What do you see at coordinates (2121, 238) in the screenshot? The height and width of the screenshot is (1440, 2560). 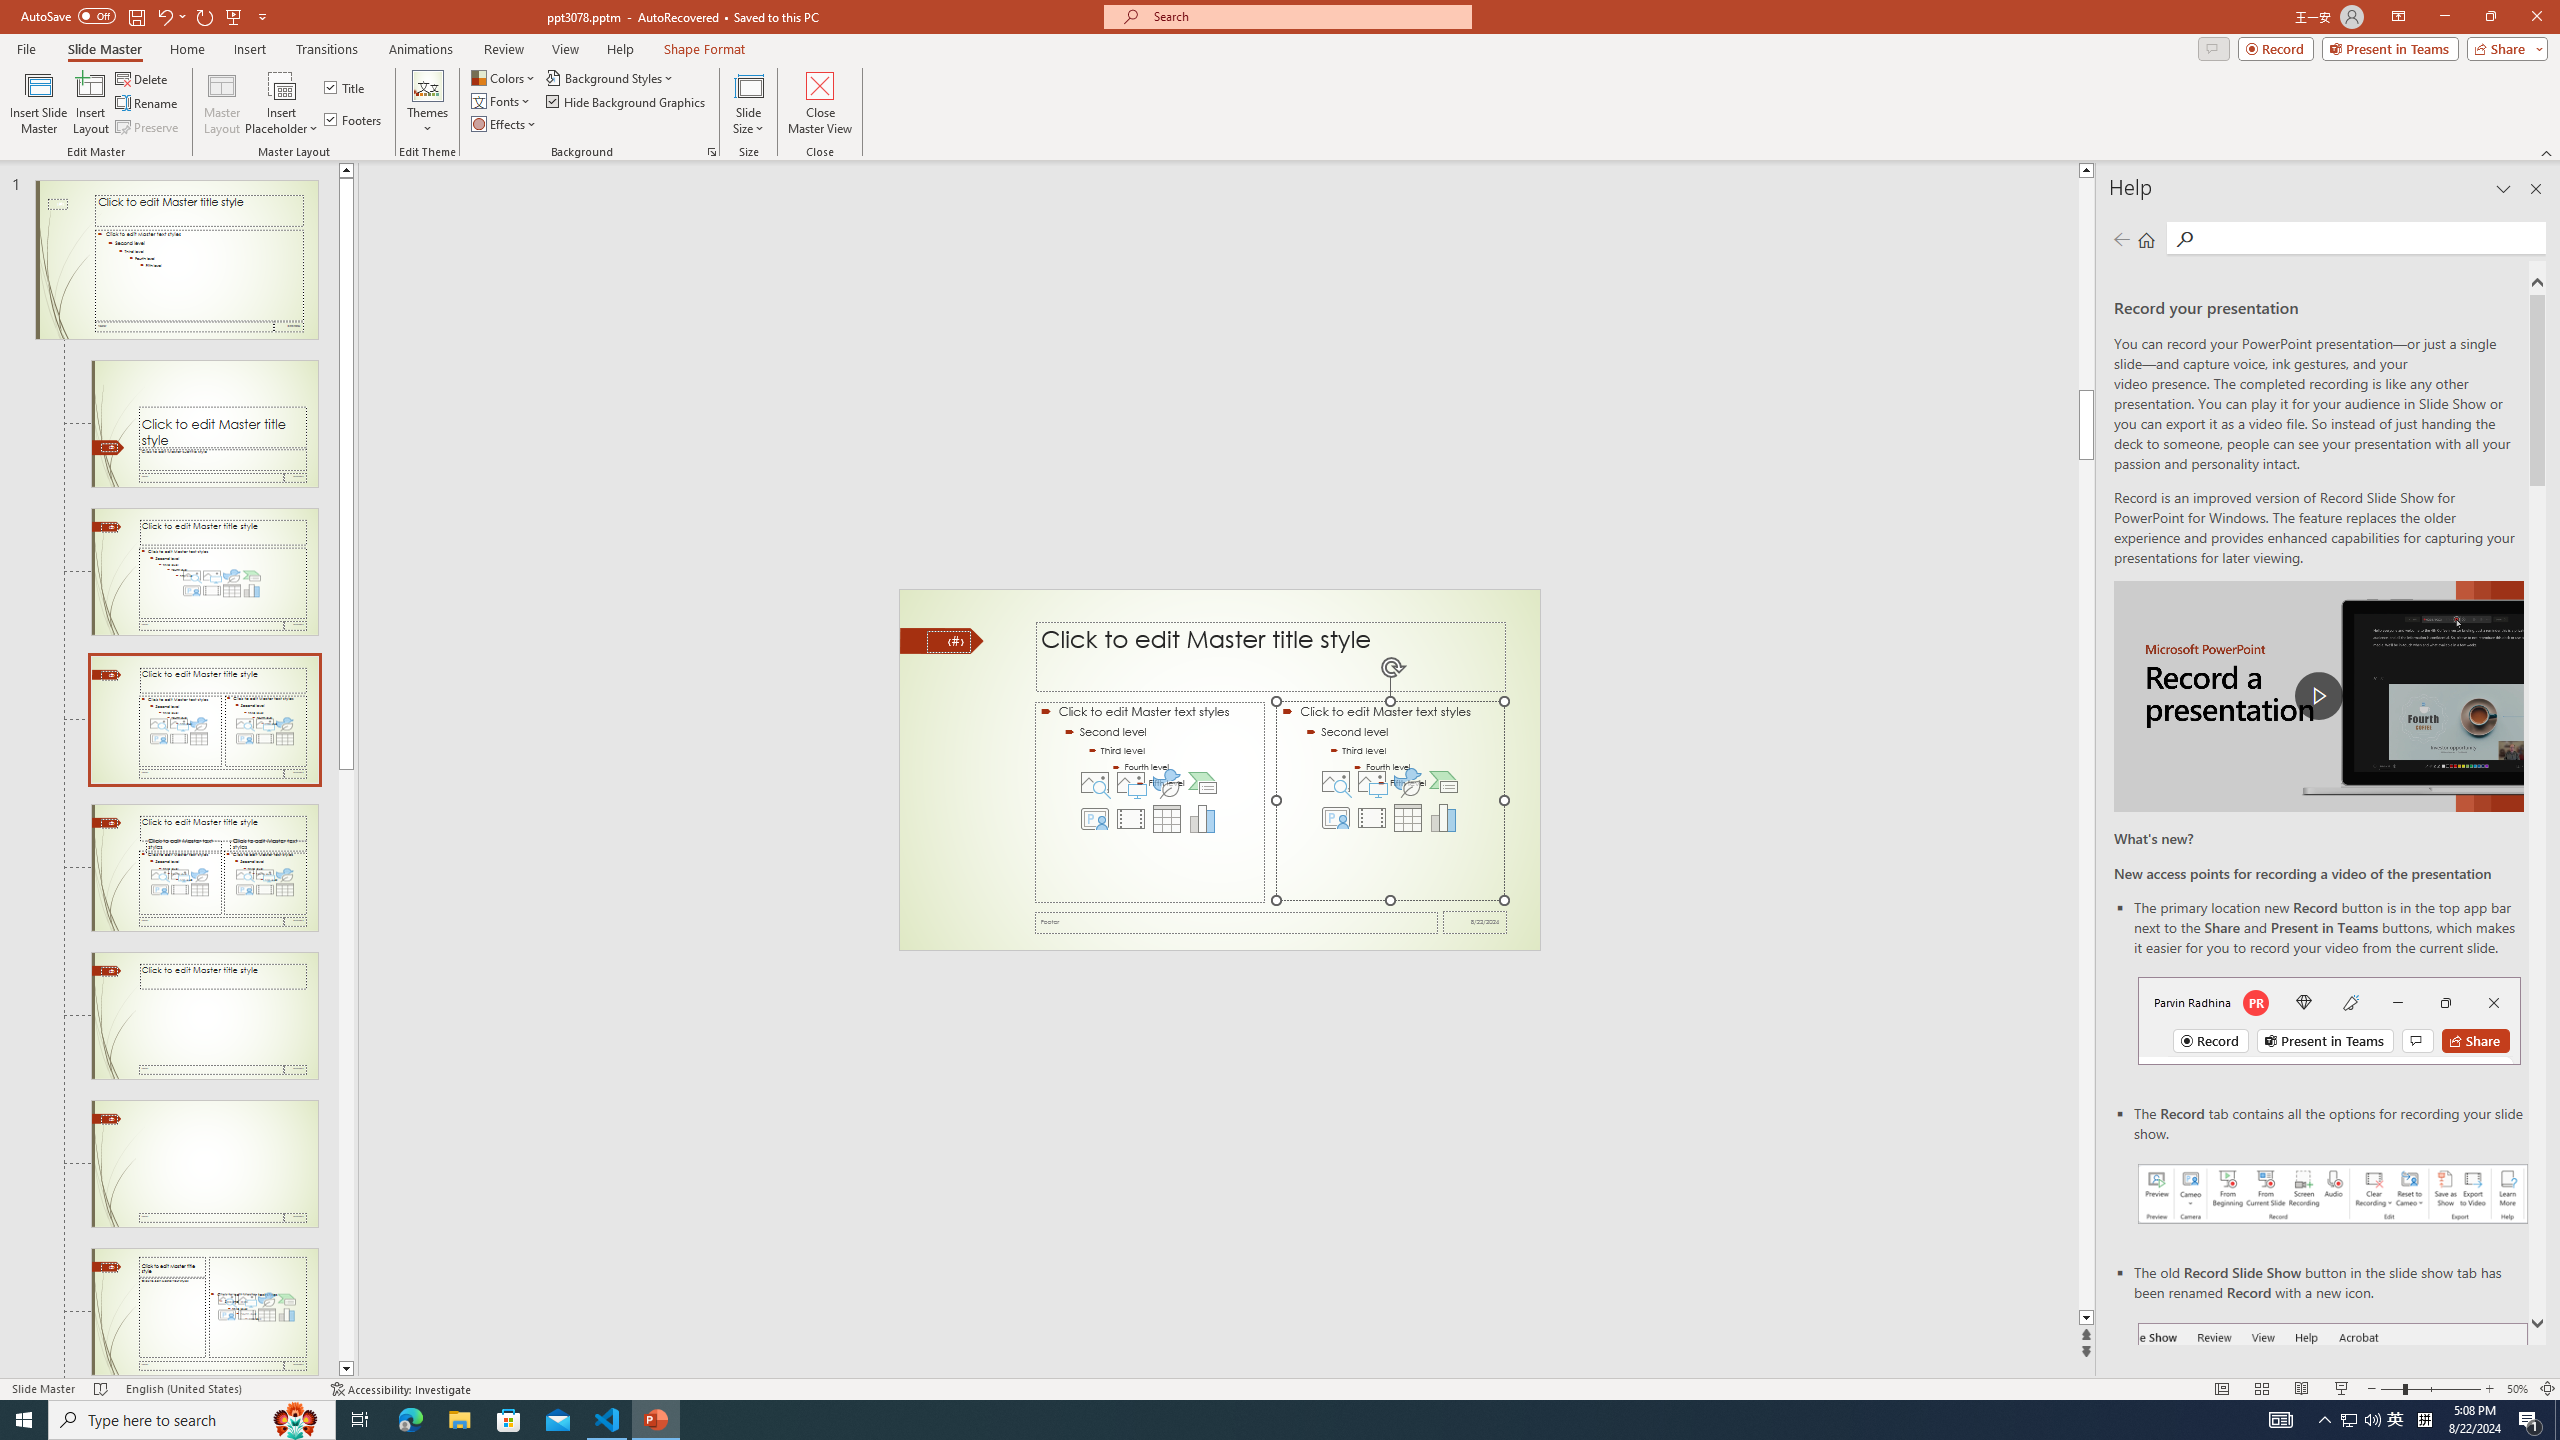 I see `'Previous page'` at bounding box center [2121, 238].